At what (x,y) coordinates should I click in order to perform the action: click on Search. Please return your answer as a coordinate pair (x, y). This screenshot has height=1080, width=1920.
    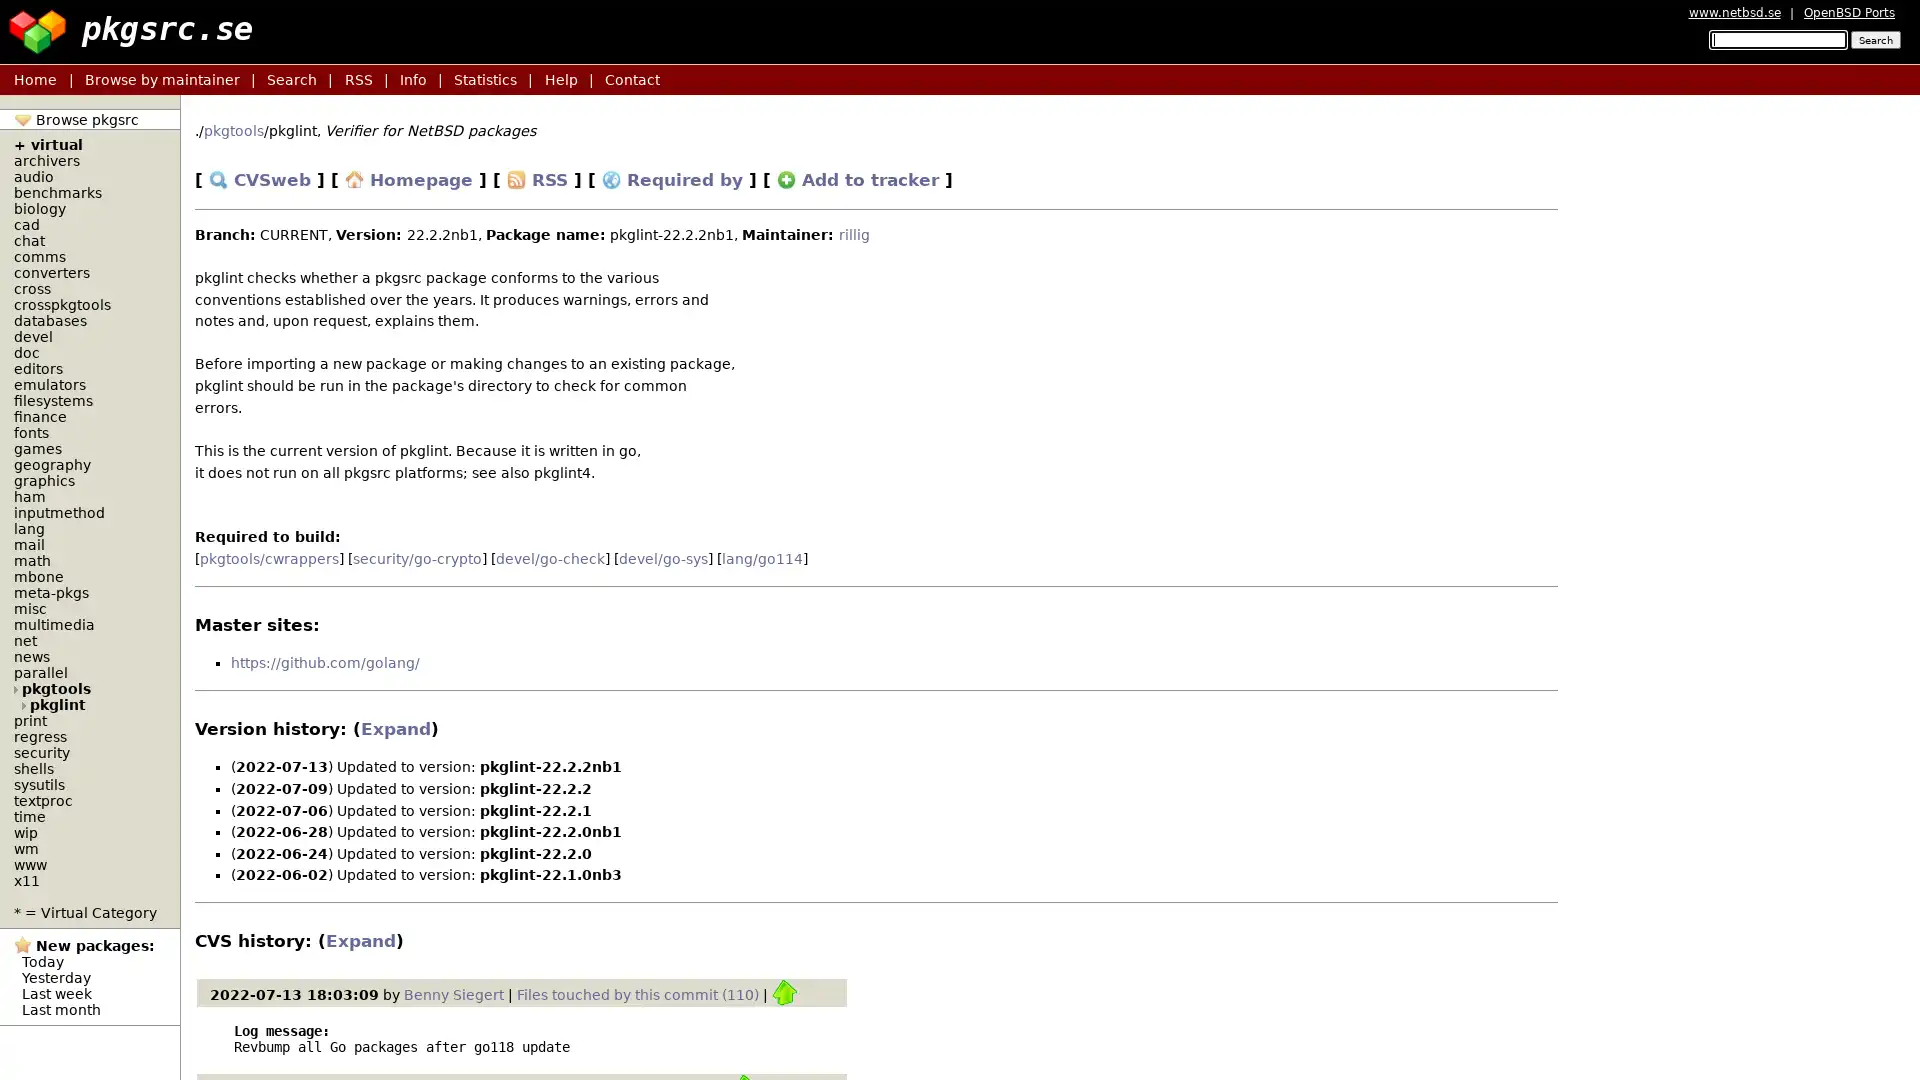
    Looking at the image, I should click on (1874, 39).